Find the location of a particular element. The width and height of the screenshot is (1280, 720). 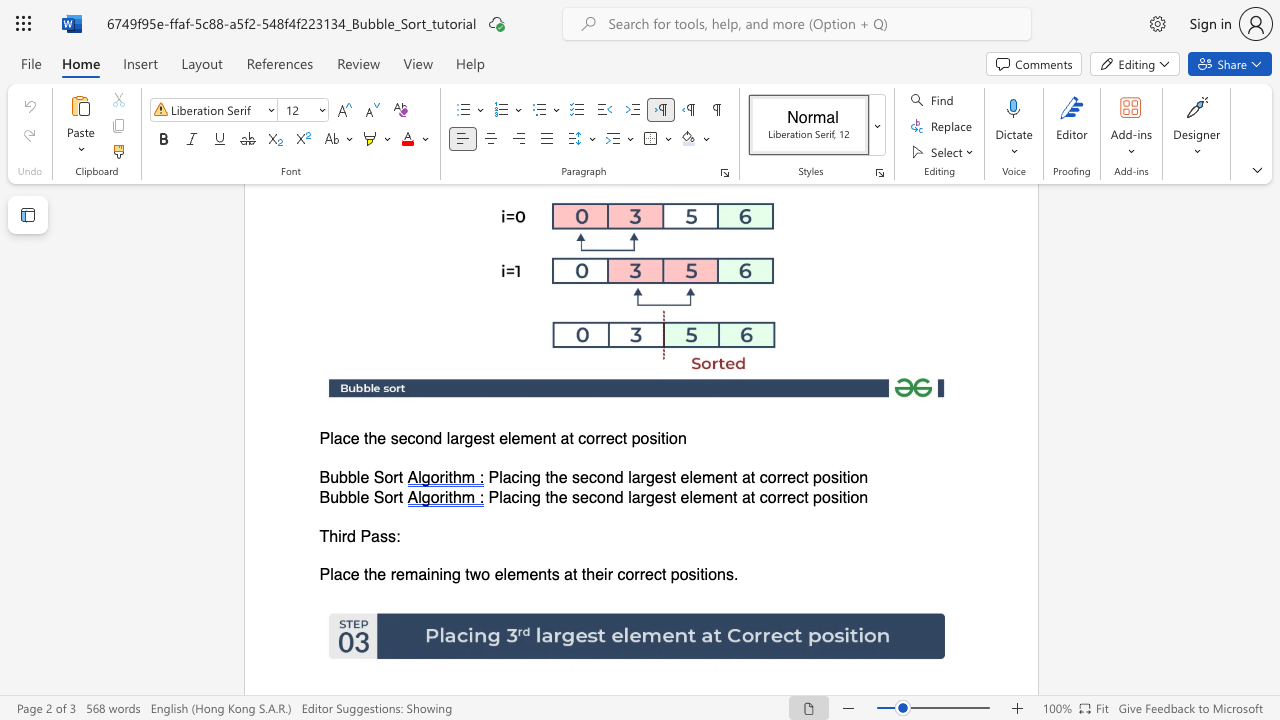

the 1th character "B" in the text is located at coordinates (324, 496).